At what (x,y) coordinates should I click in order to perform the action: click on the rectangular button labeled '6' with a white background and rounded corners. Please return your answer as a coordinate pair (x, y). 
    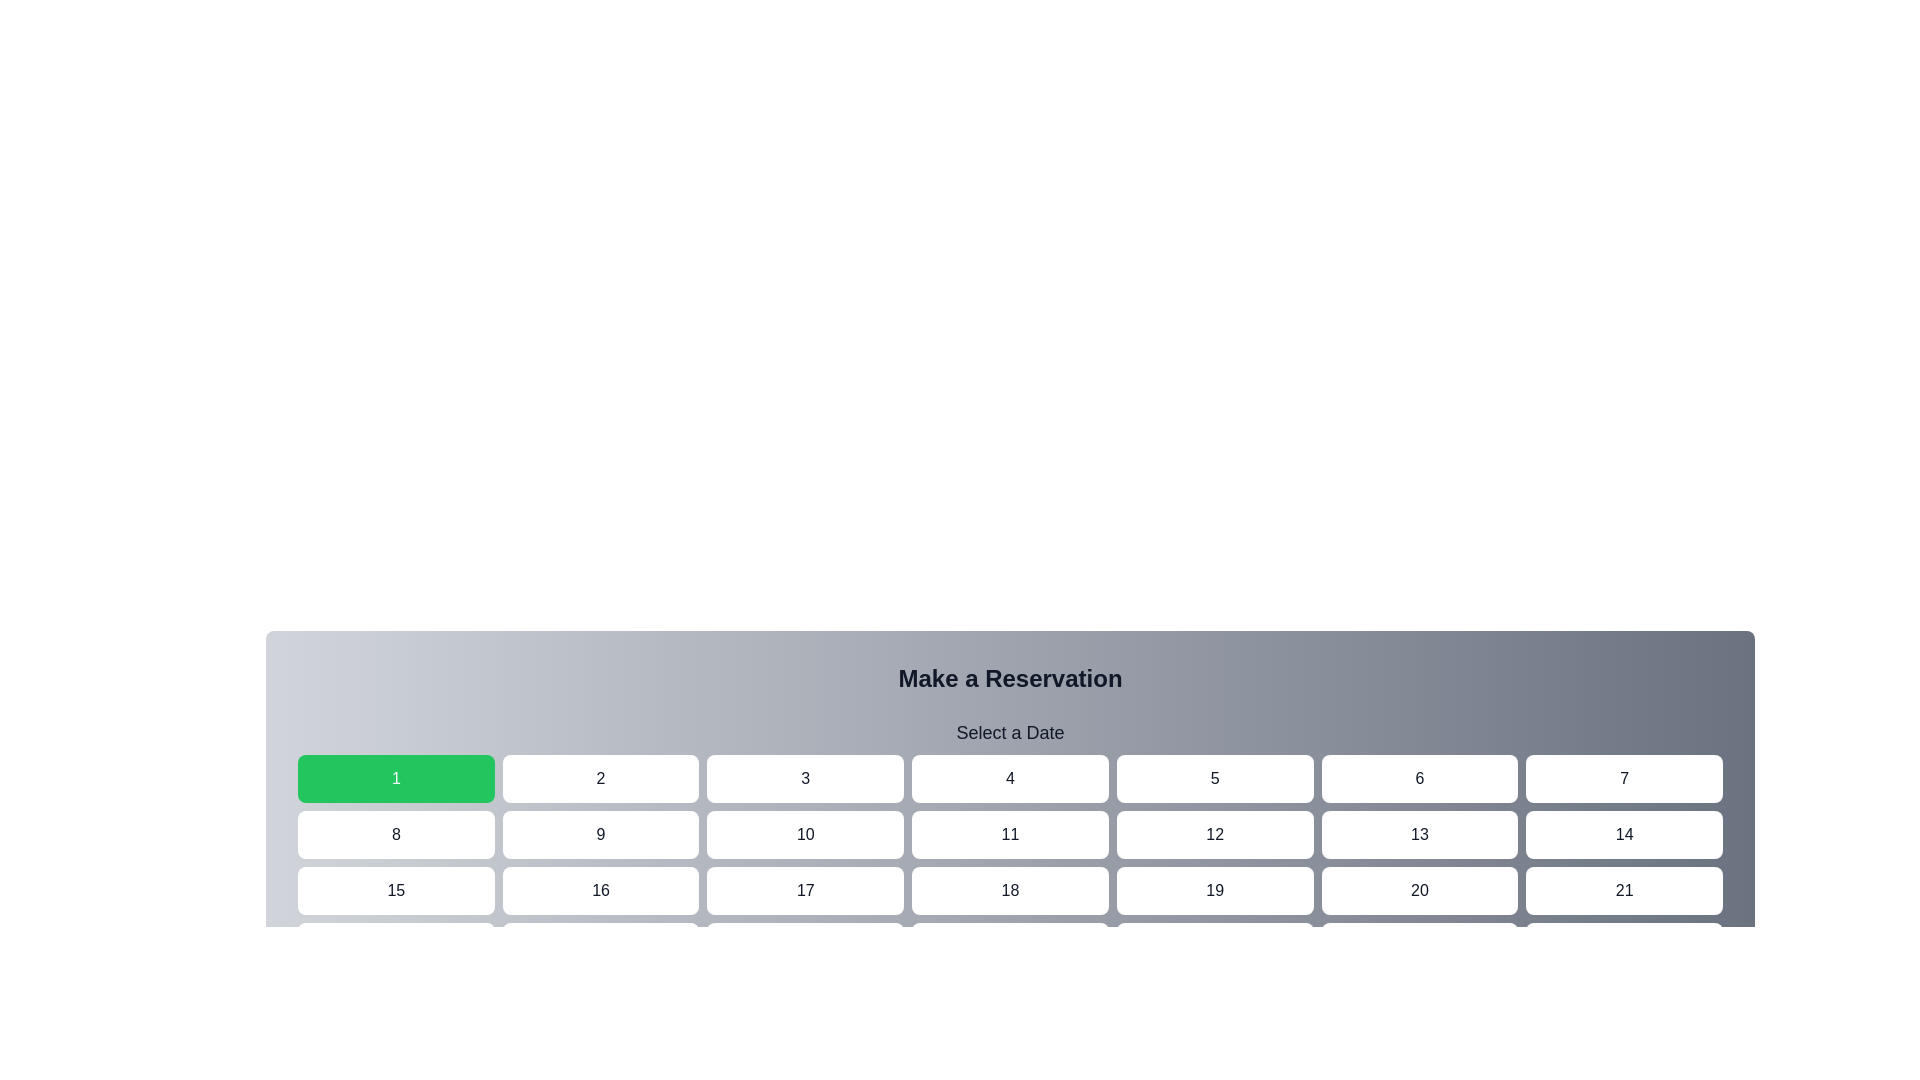
    Looking at the image, I should click on (1418, 778).